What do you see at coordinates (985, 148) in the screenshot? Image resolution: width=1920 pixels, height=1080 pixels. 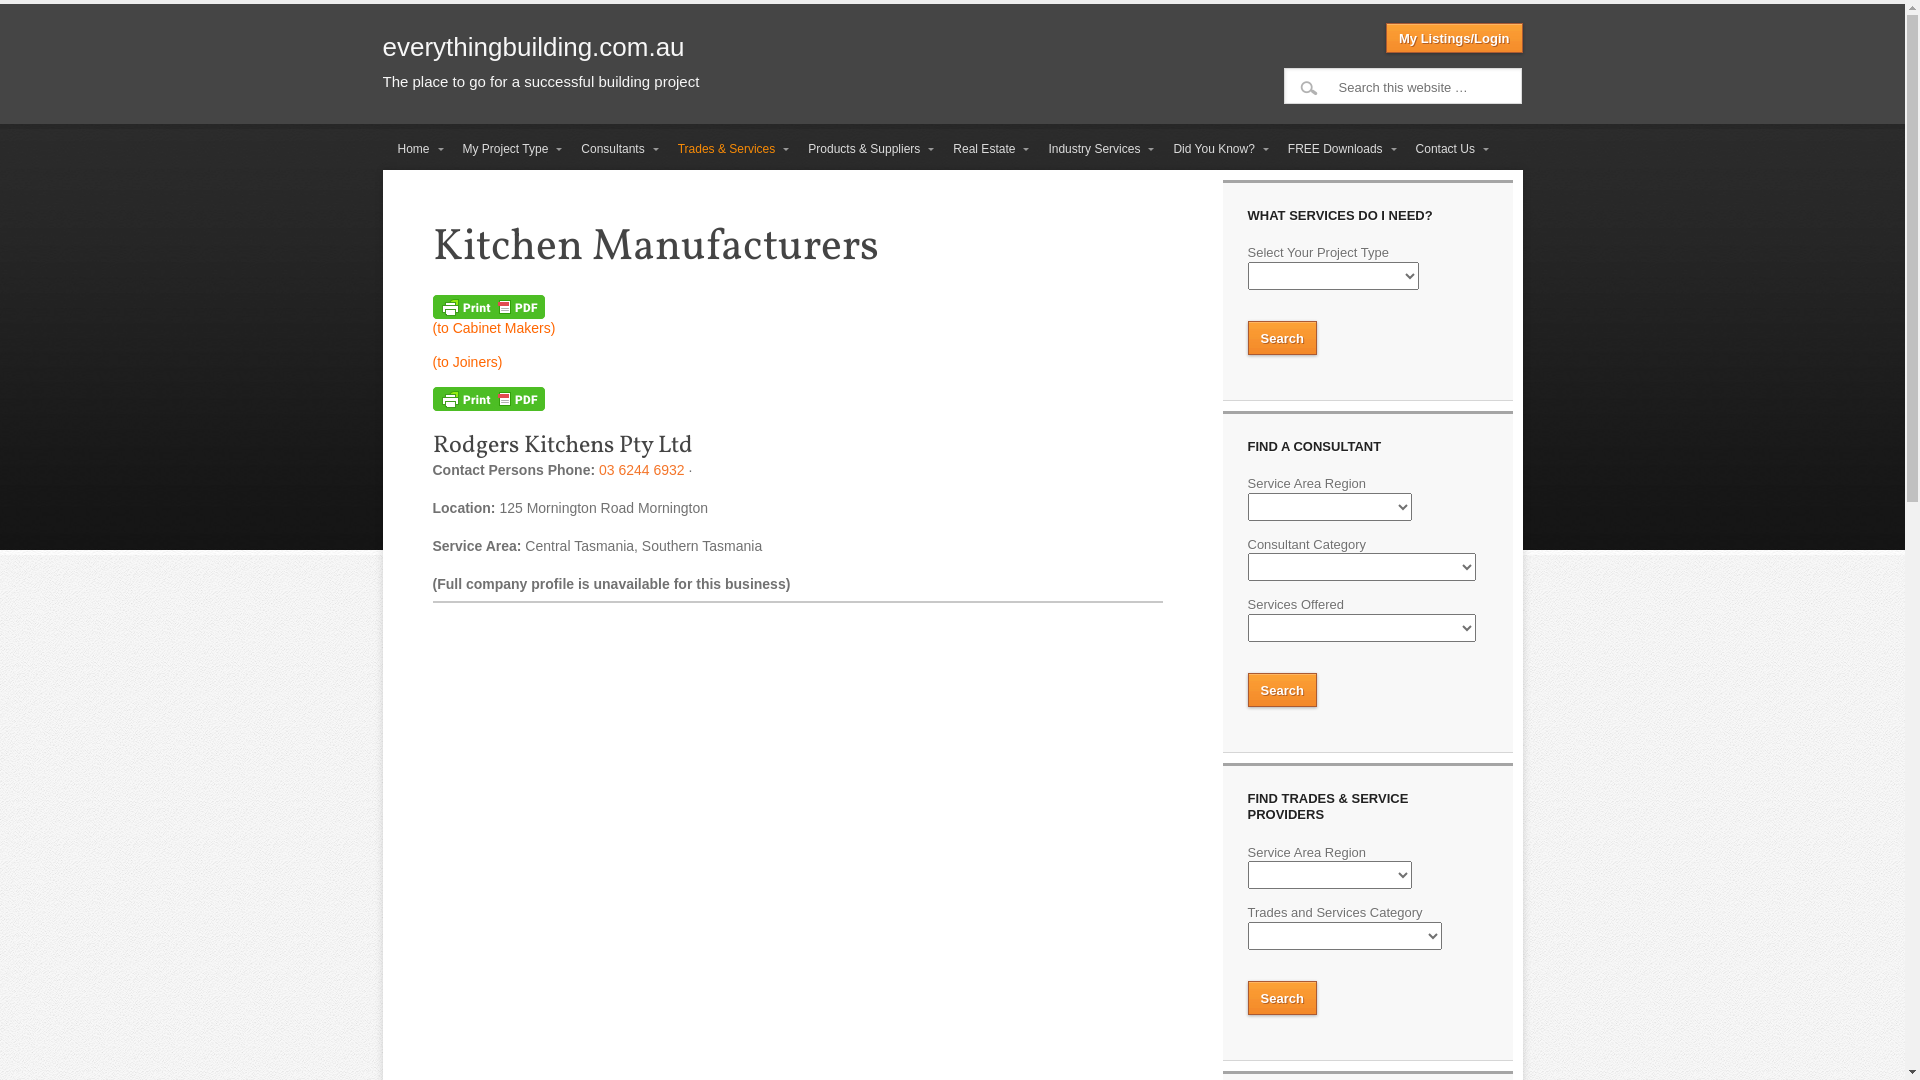 I see `'Real Estate'` at bounding box center [985, 148].